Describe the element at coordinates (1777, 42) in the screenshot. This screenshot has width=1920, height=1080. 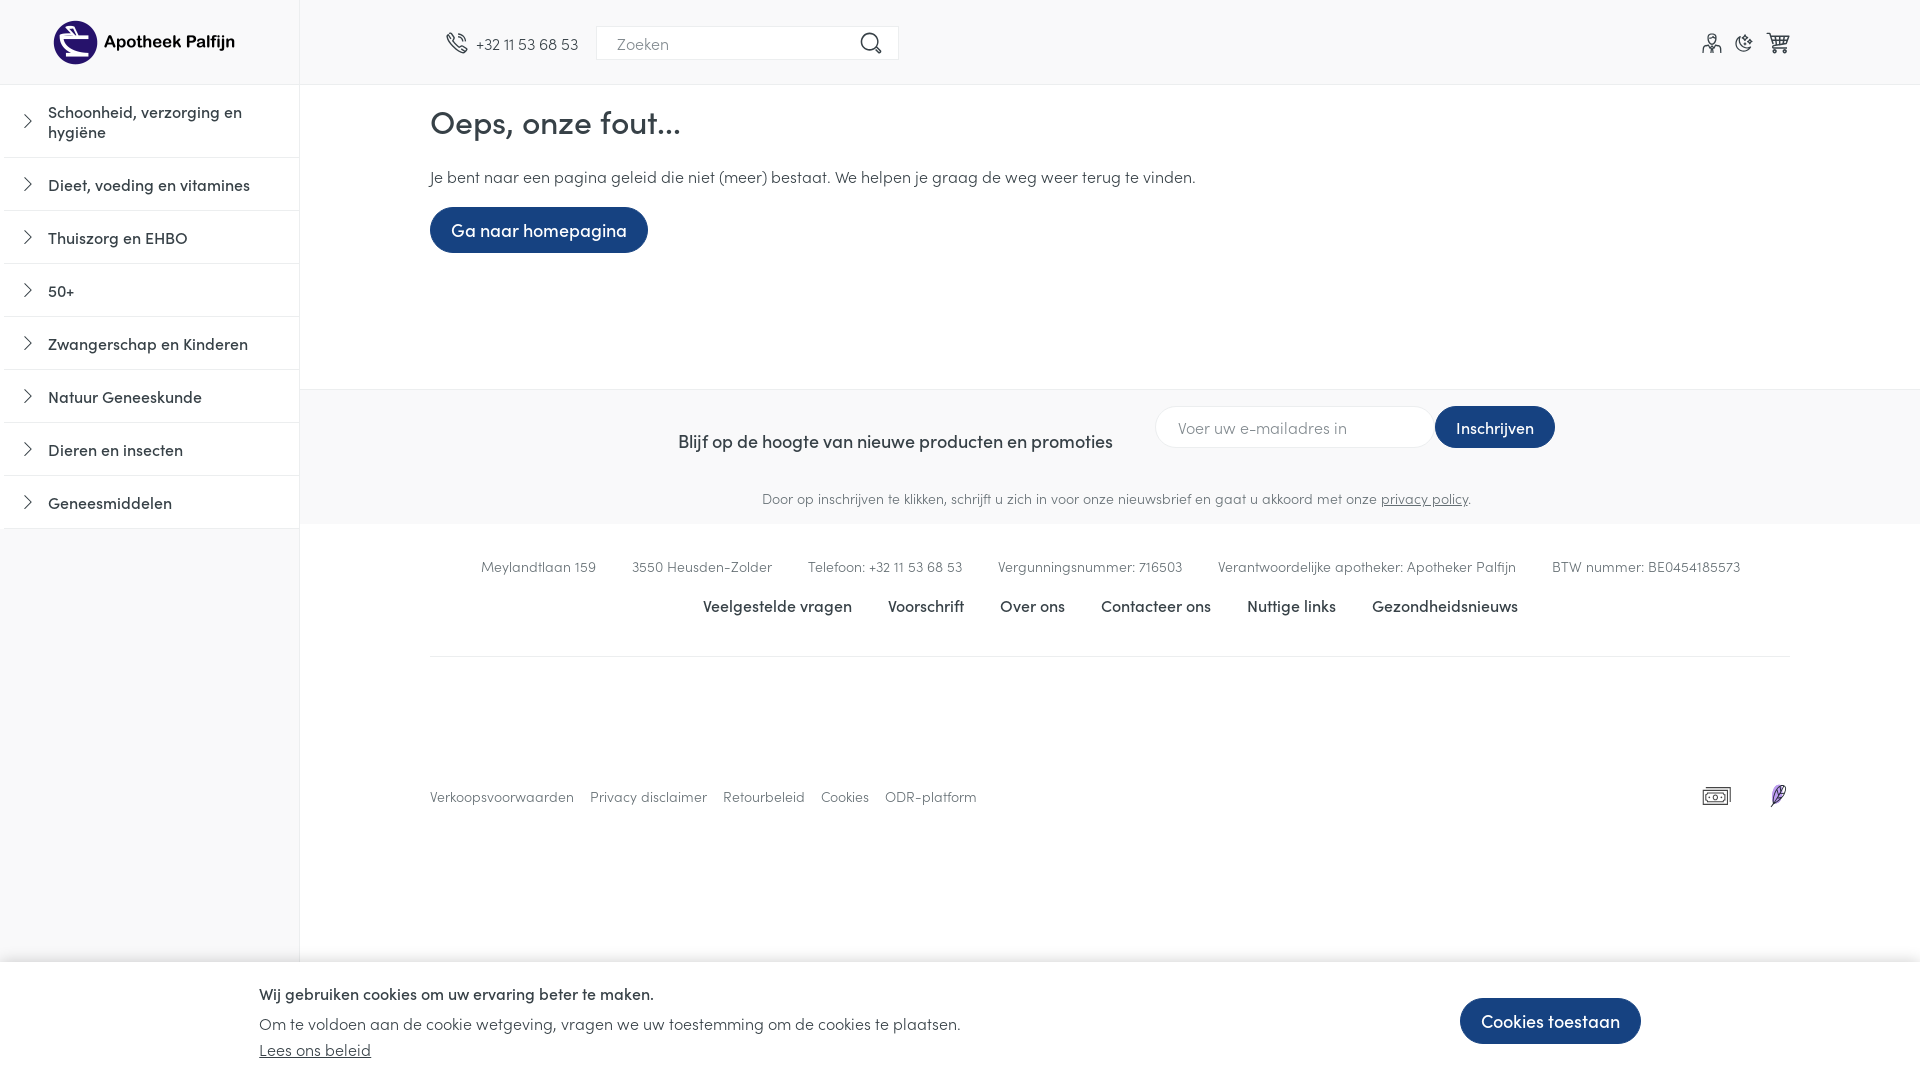
I see `'Winkelwagen'` at that location.